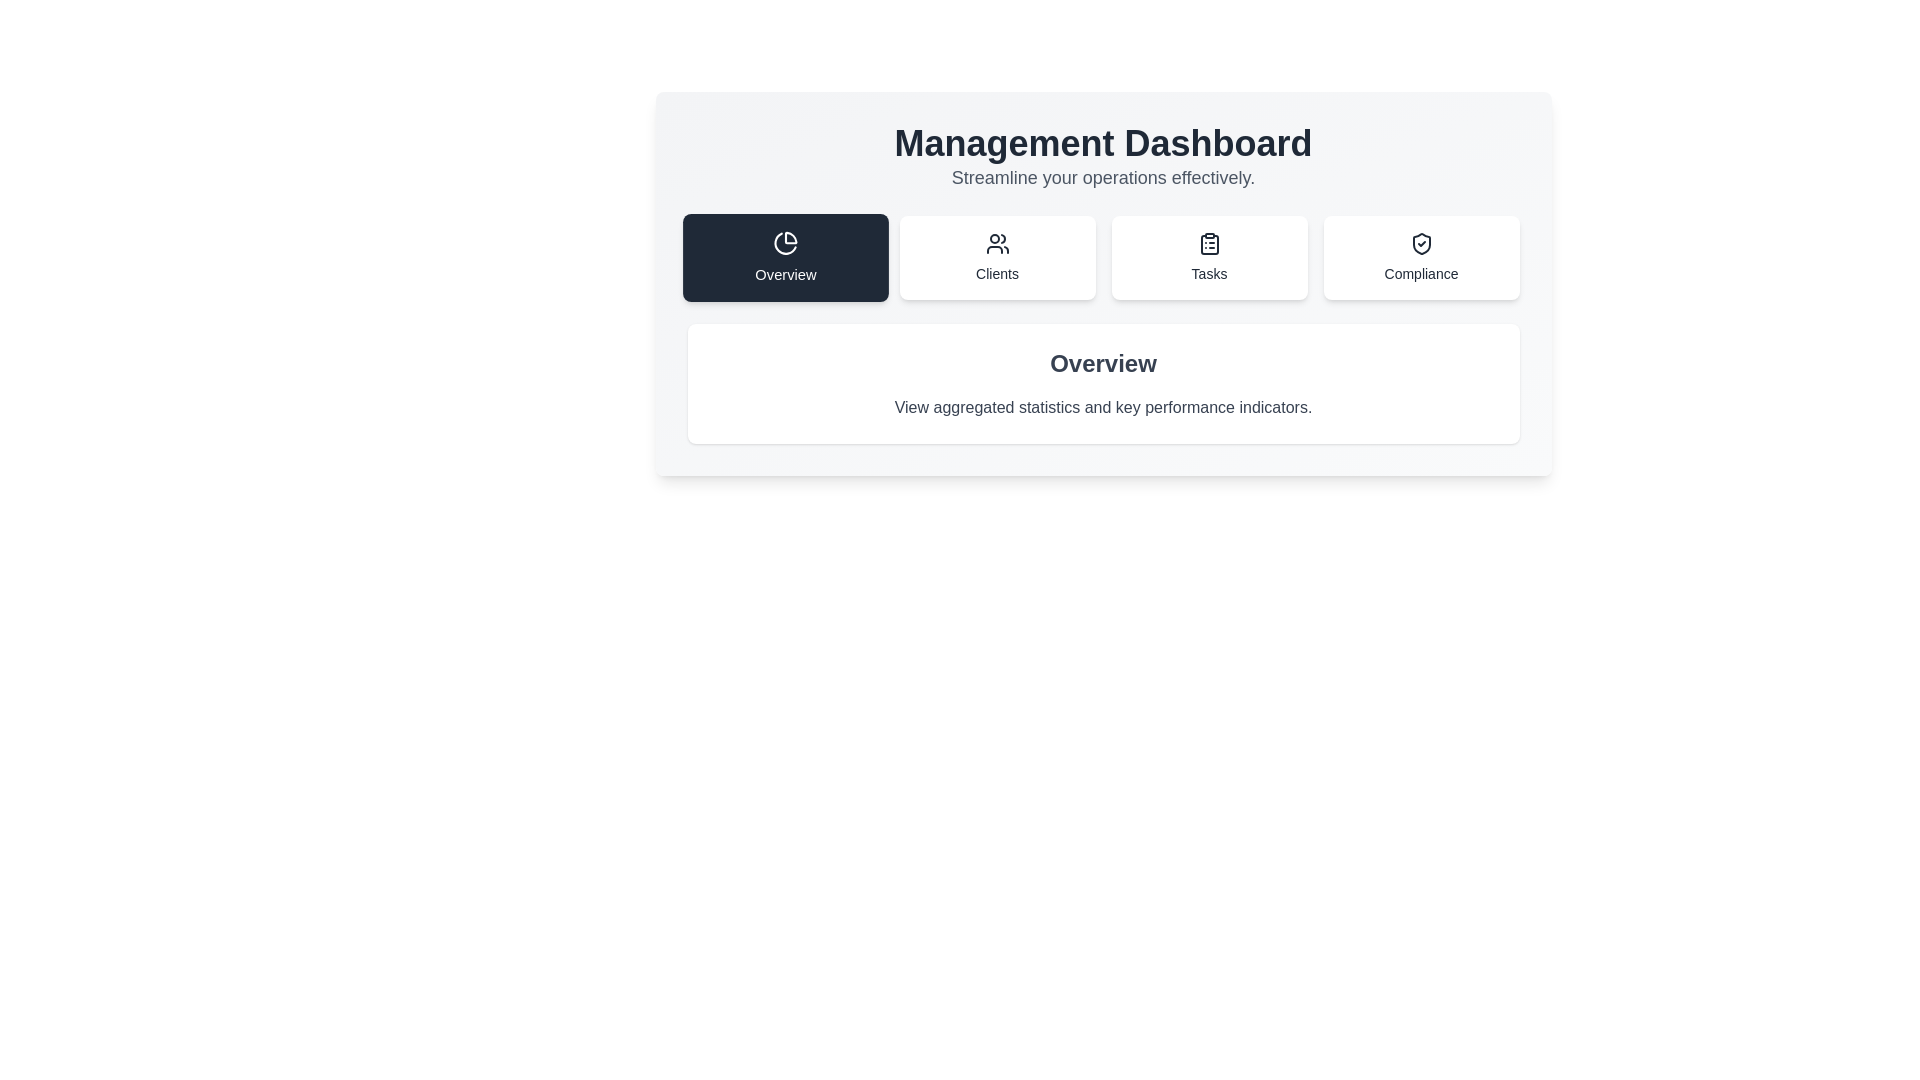 This screenshot has height=1080, width=1920. What do you see at coordinates (1208, 257) in the screenshot?
I see `the Tasks tab to view its content` at bounding box center [1208, 257].